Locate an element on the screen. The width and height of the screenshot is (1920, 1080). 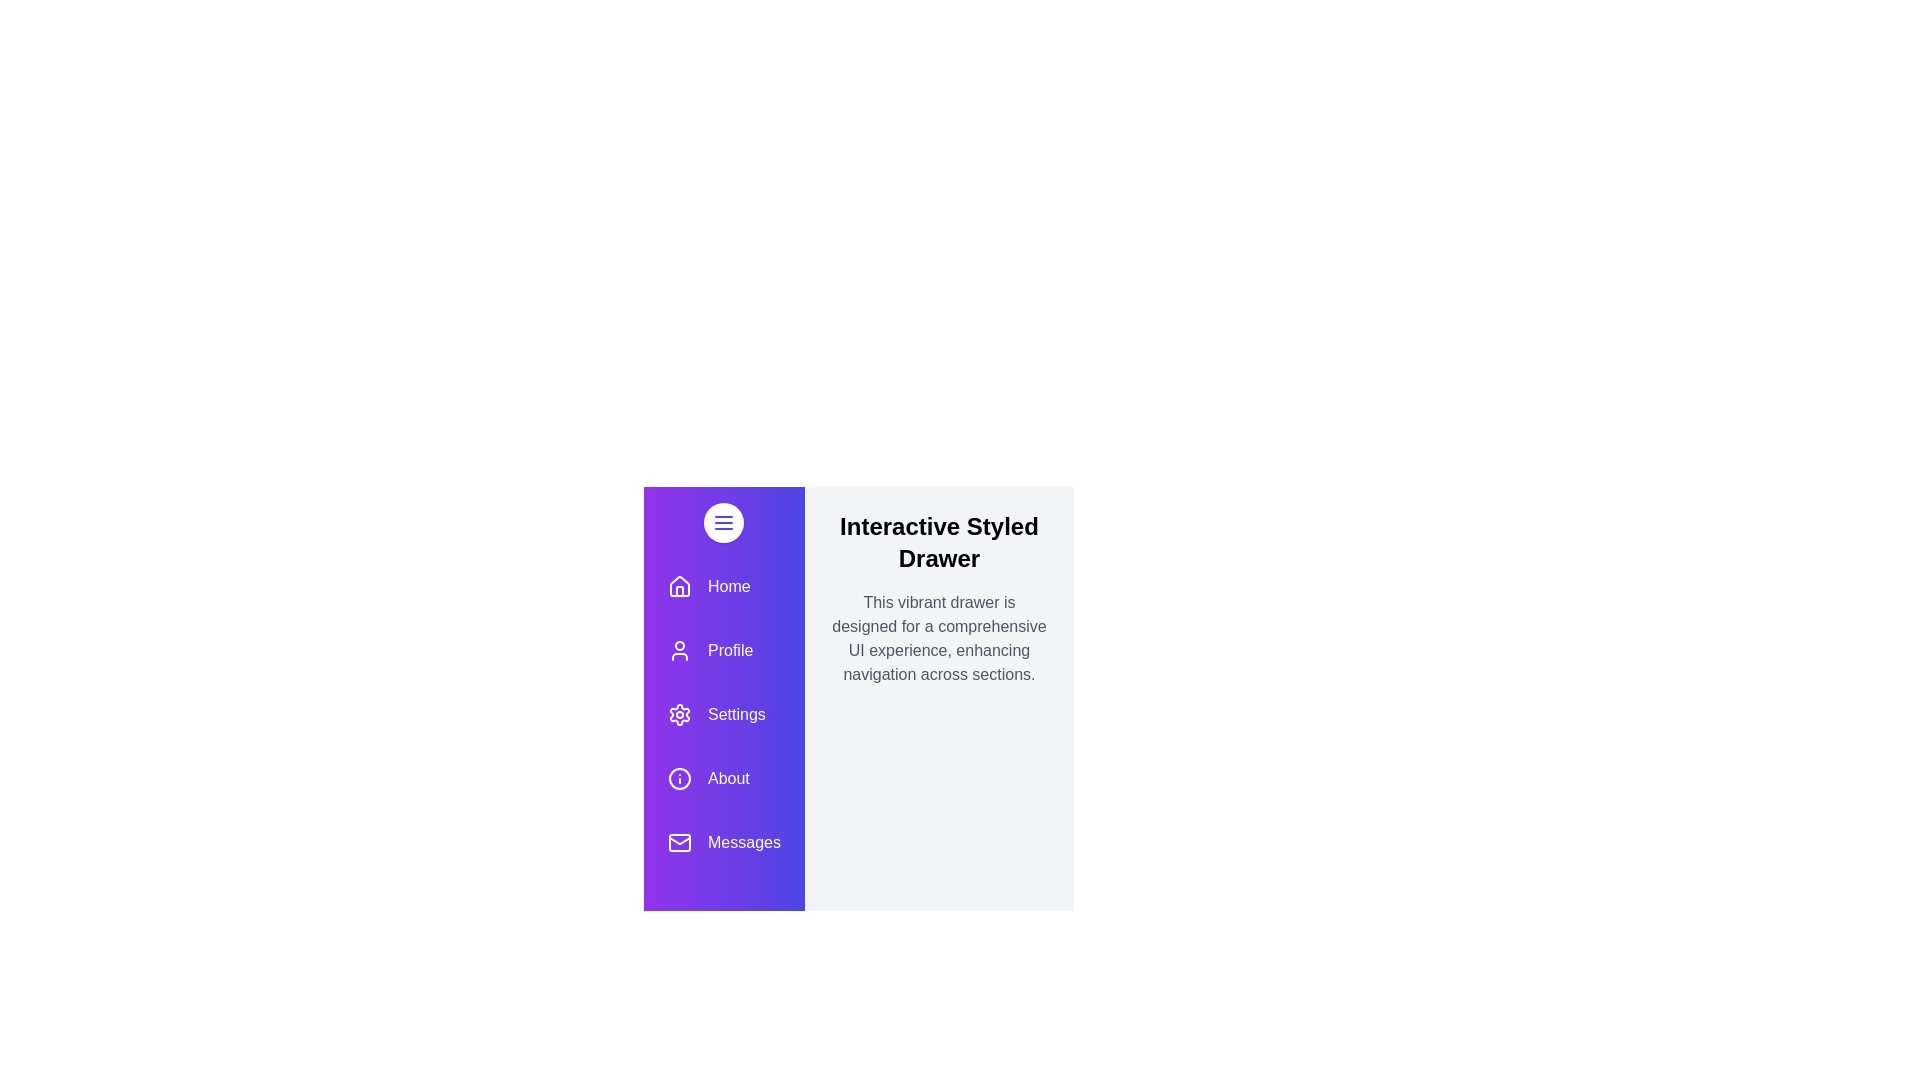
toggle button to toggle the drawer open or closed is located at coordinates (723, 522).